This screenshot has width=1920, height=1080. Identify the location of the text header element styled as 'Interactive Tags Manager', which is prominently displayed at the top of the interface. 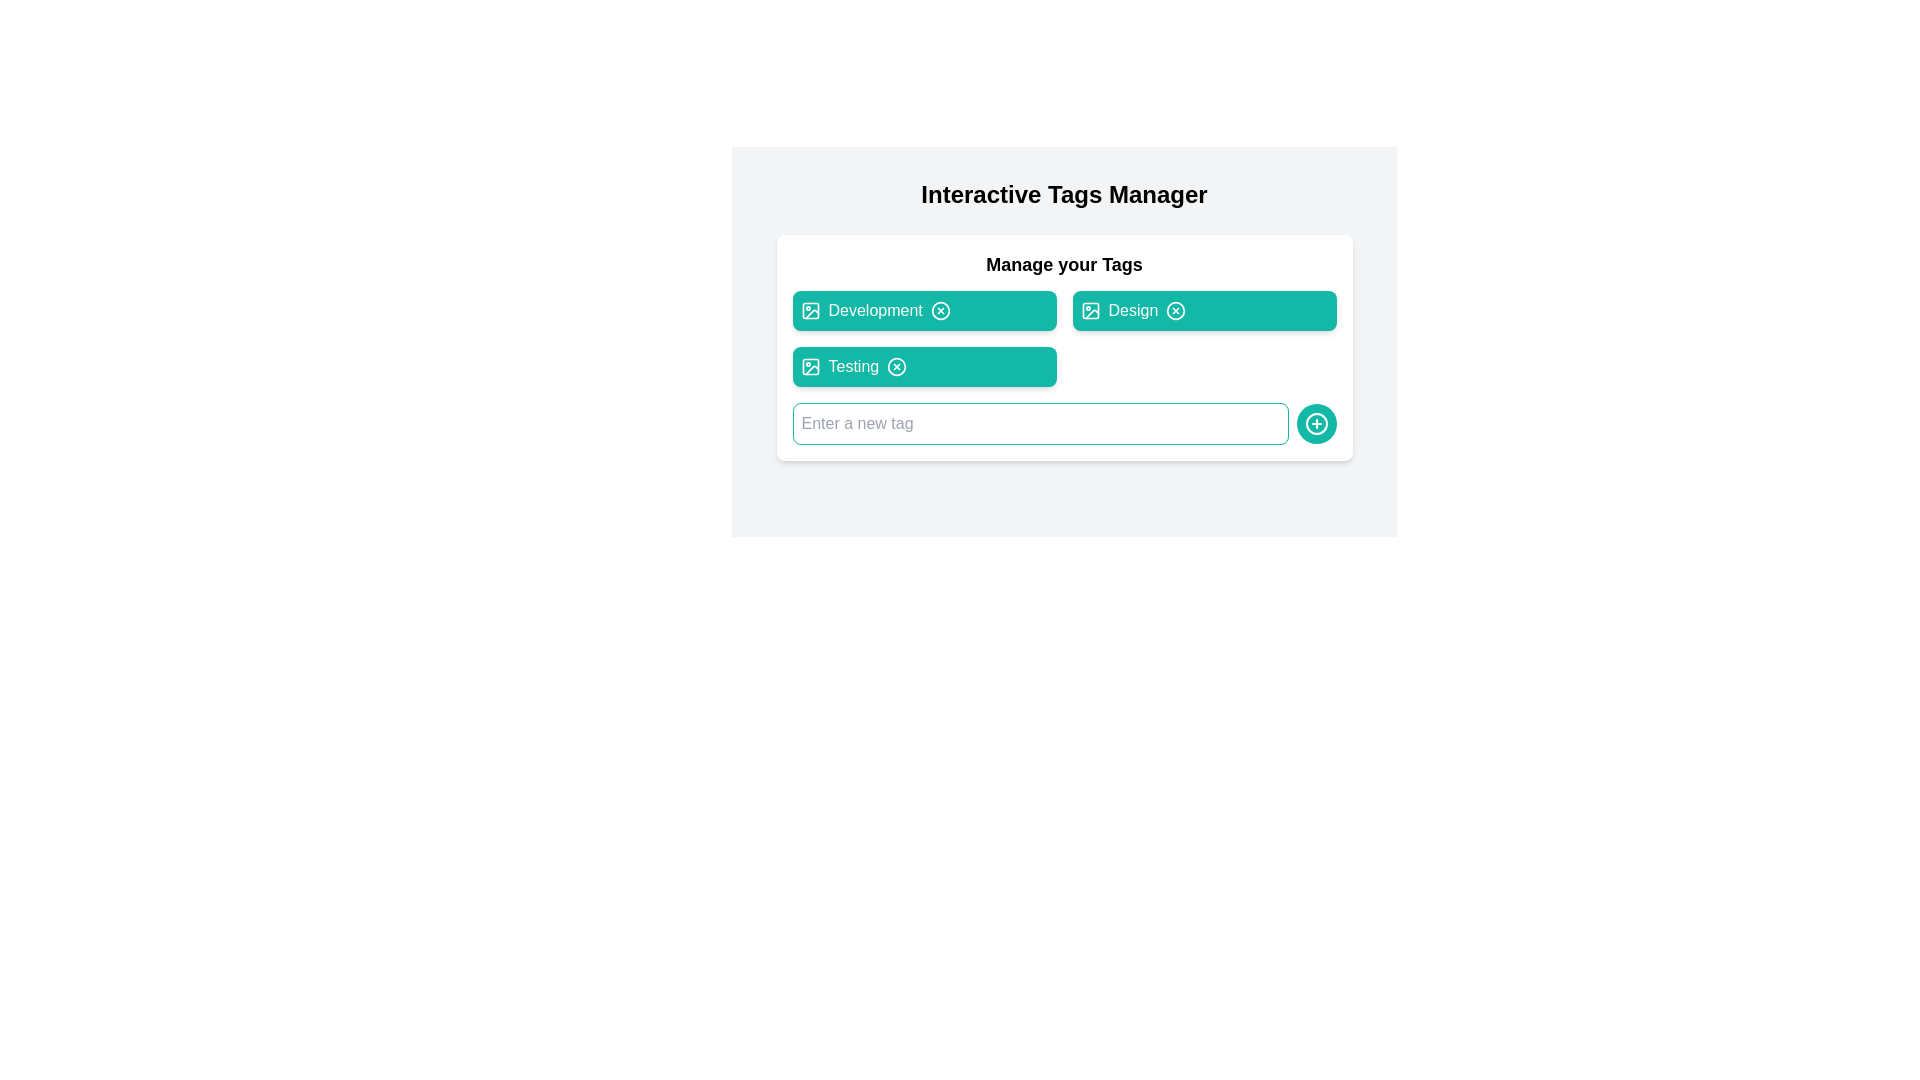
(1063, 195).